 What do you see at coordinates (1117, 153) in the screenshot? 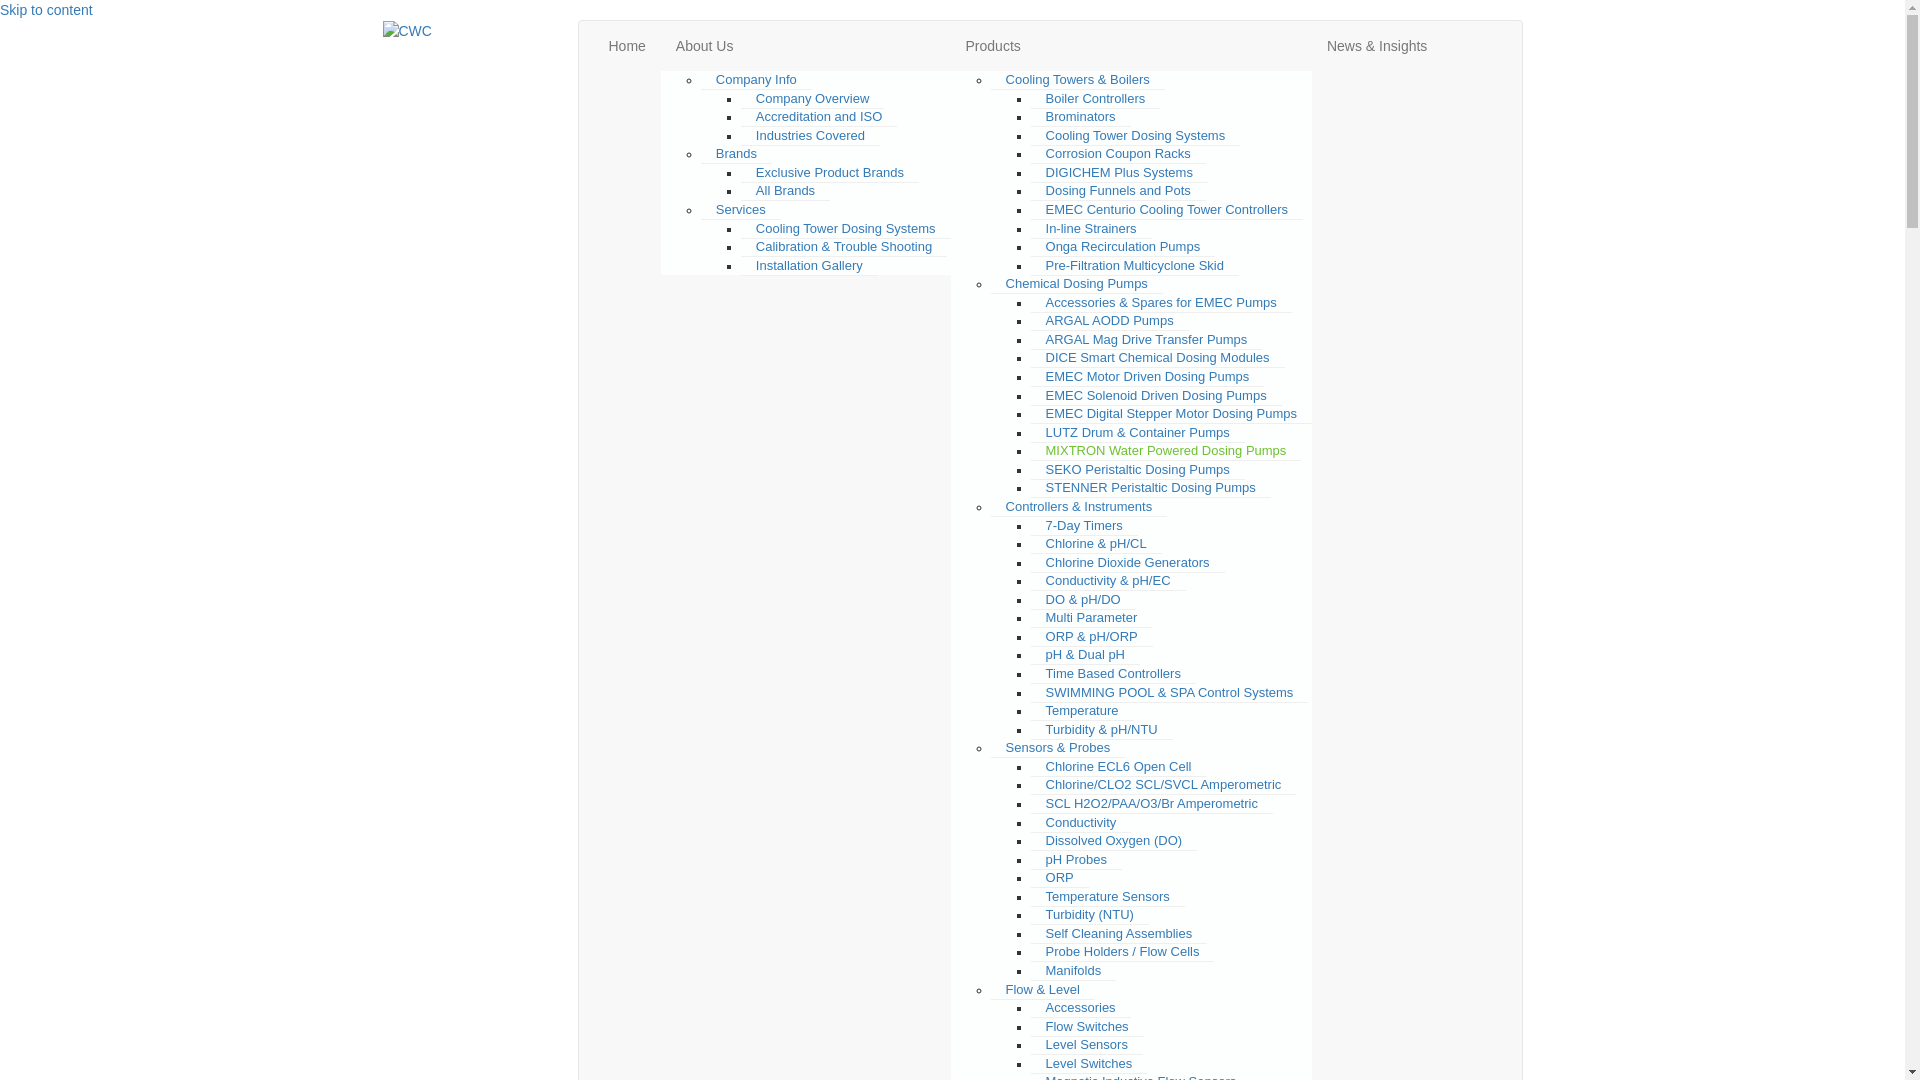
I see `'Corrosion Coupon Racks'` at bounding box center [1117, 153].